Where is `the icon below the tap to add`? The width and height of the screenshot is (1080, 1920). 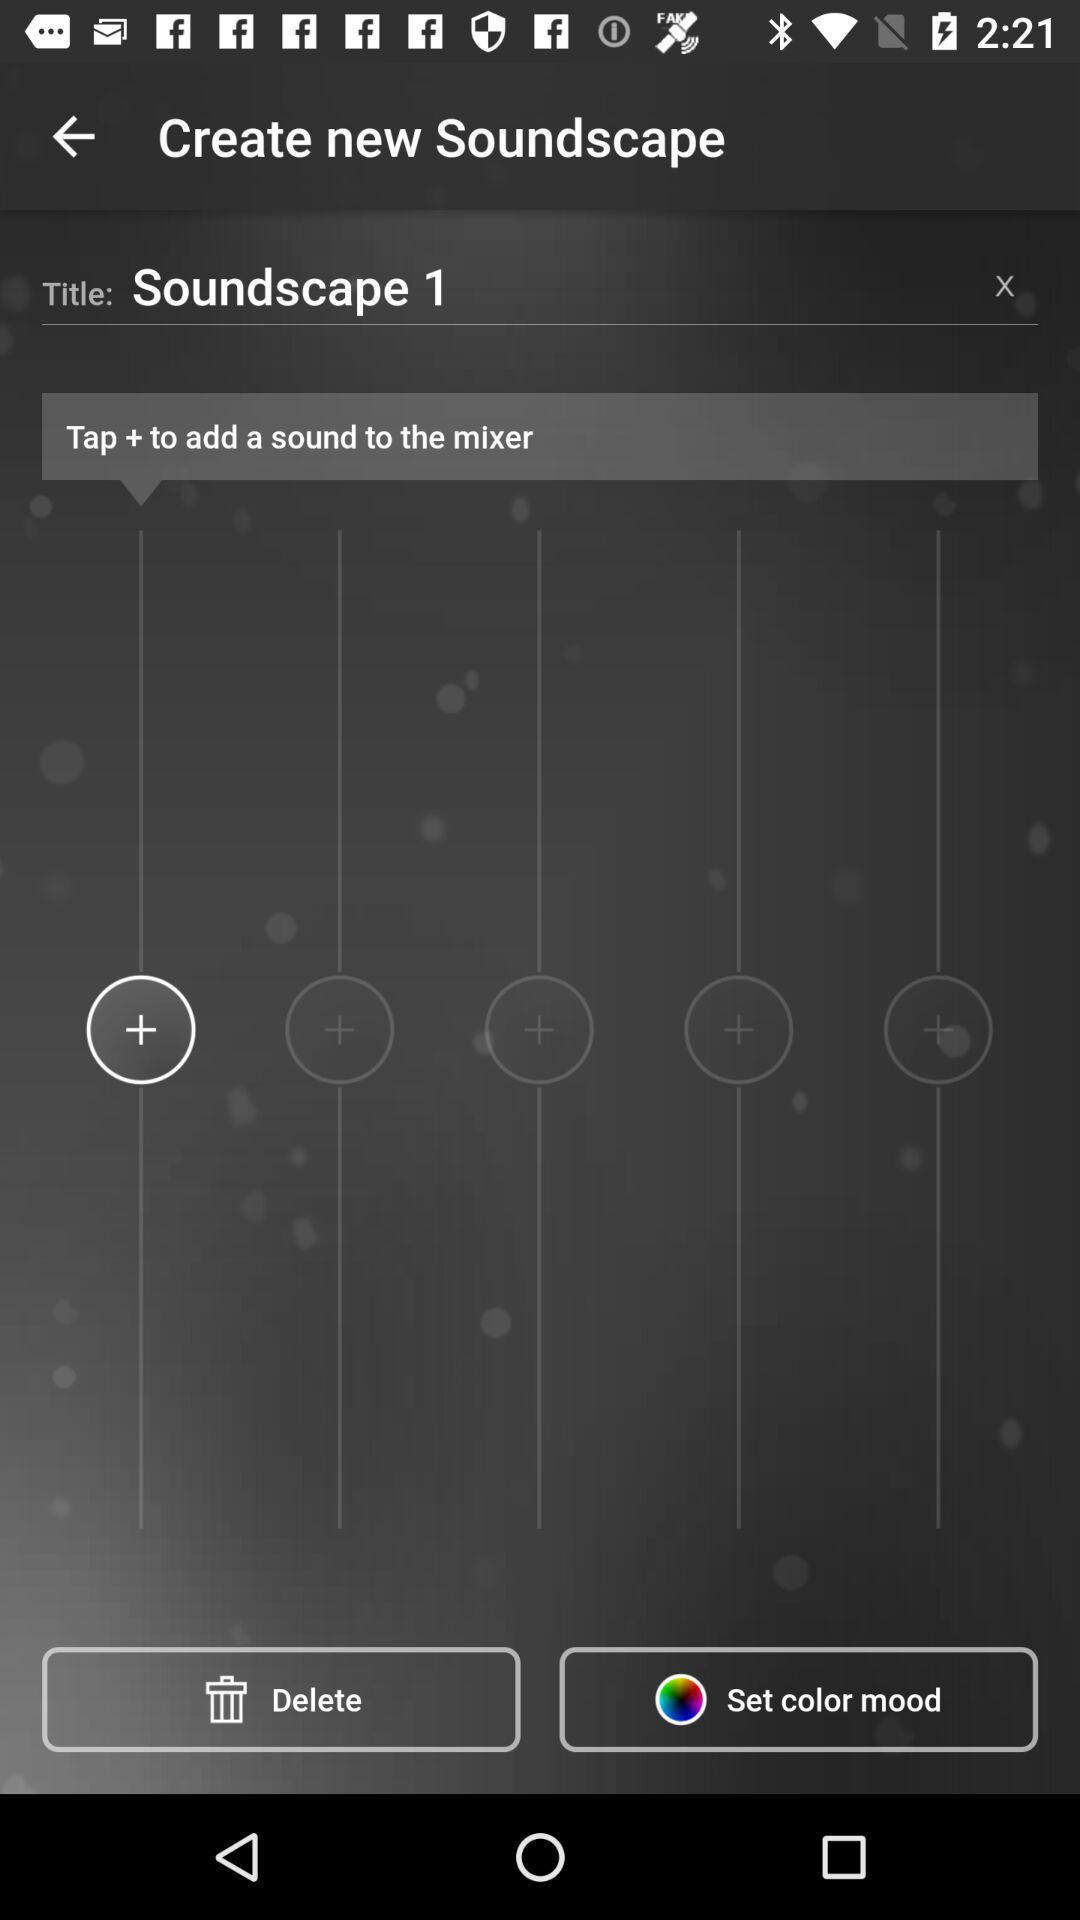 the icon below the tap to add is located at coordinates (738, 1029).